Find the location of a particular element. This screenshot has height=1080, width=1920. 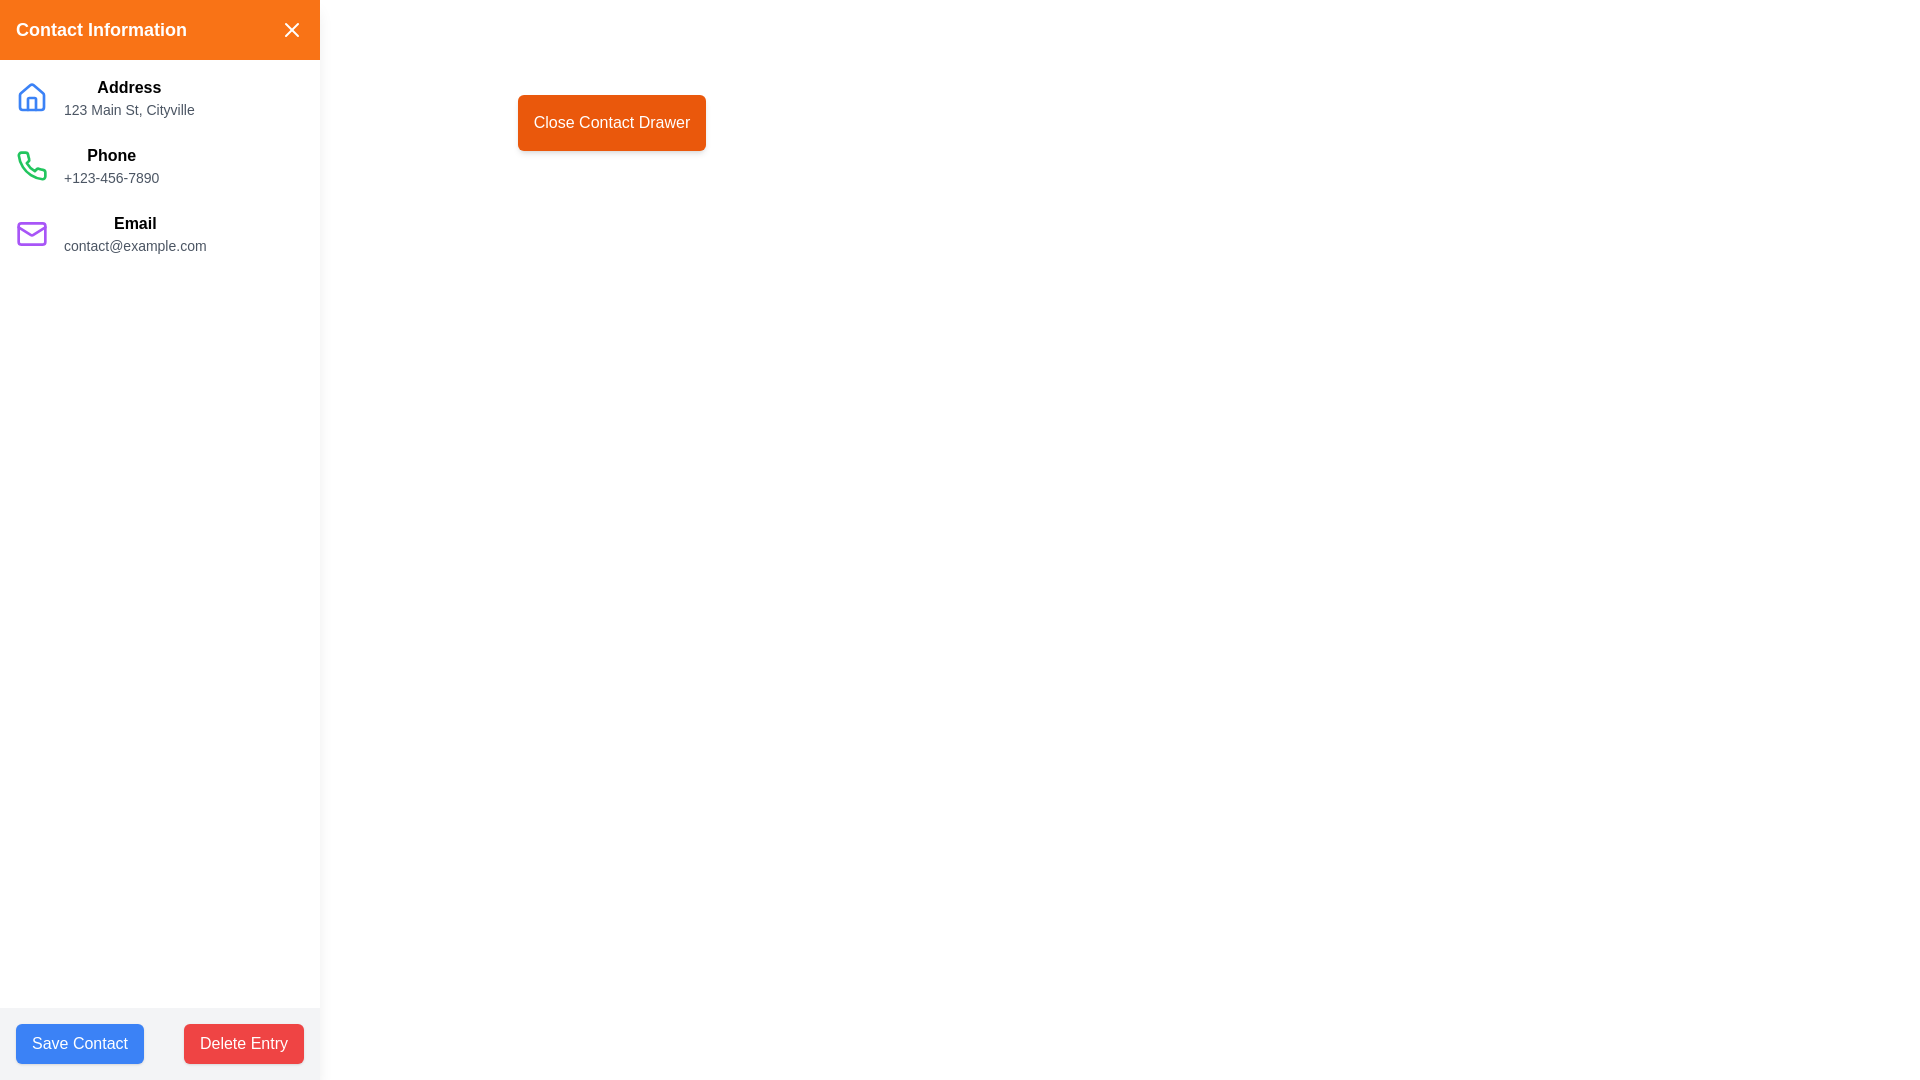

the vertical bar inside the house icon located under 'Contact Information', which is styled with blue outlines is located at coordinates (32, 104).